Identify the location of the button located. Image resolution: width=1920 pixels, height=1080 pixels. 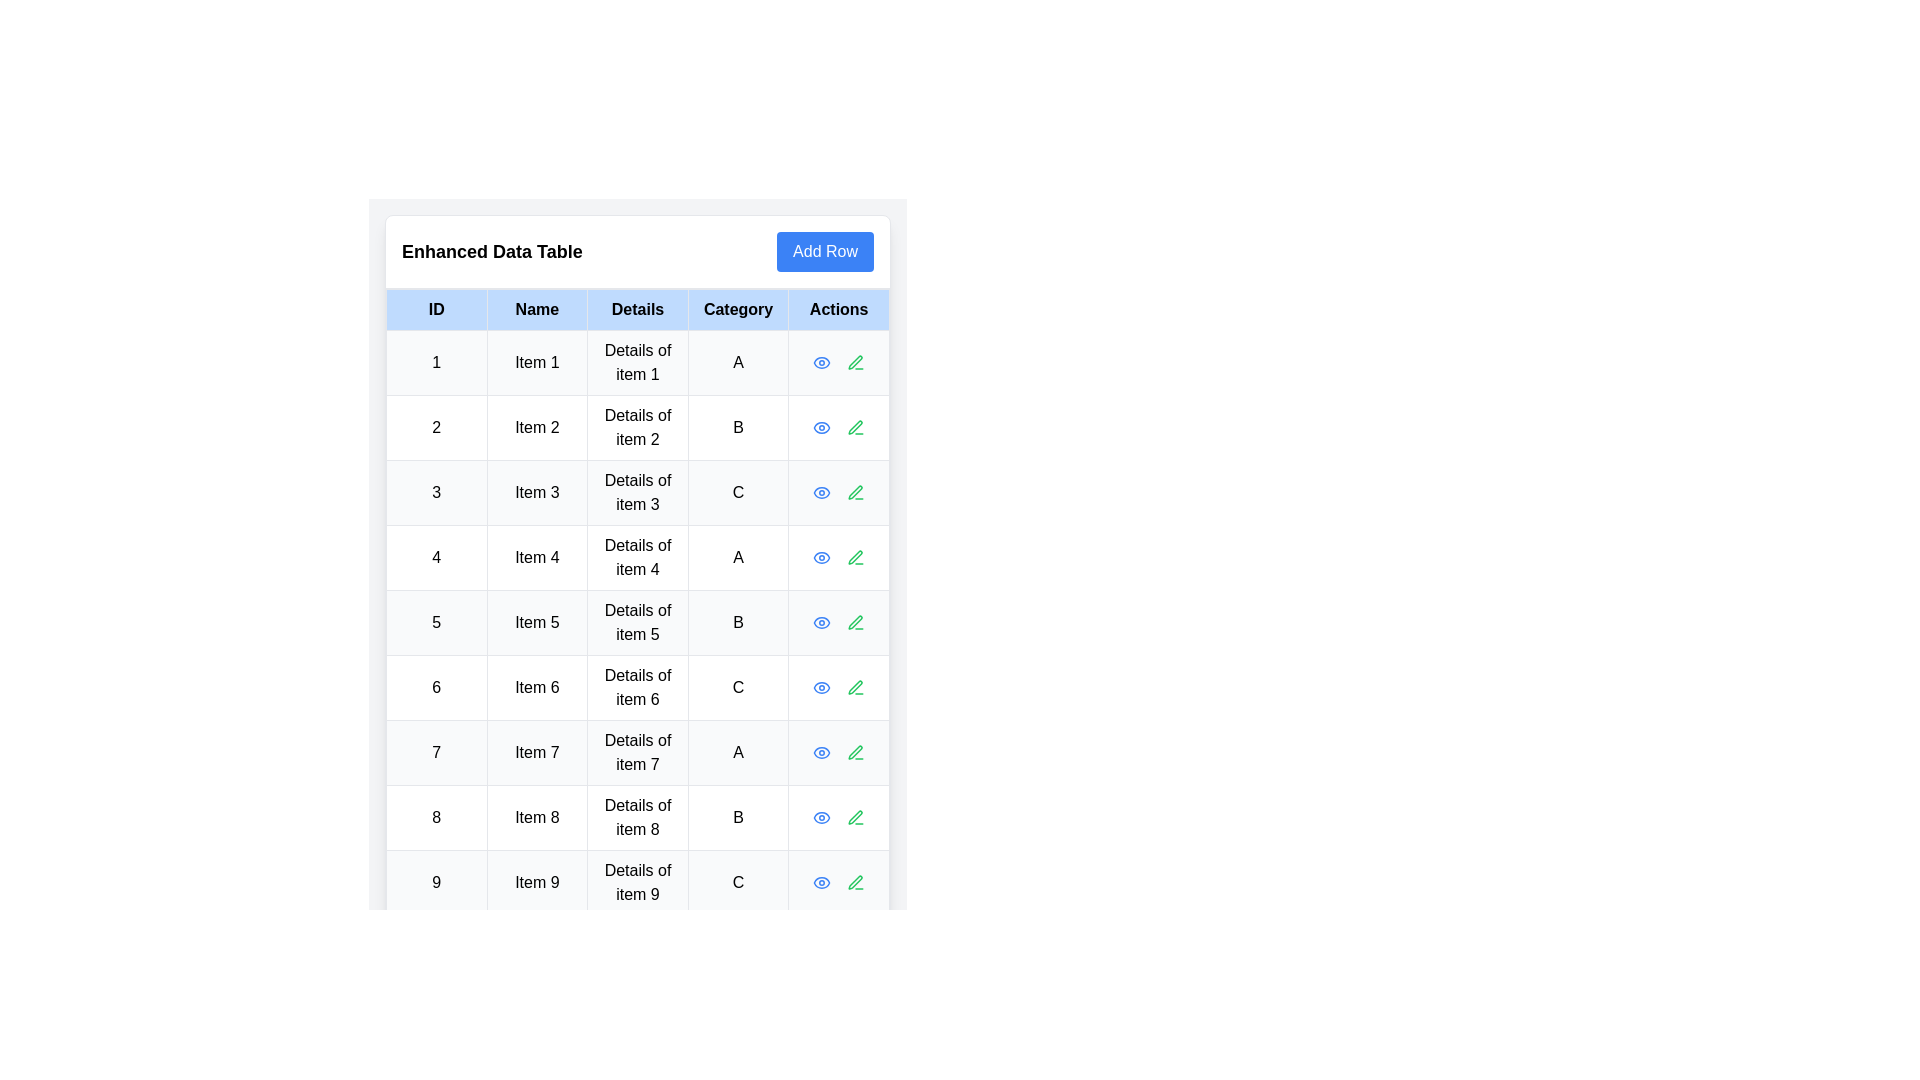
(825, 250).